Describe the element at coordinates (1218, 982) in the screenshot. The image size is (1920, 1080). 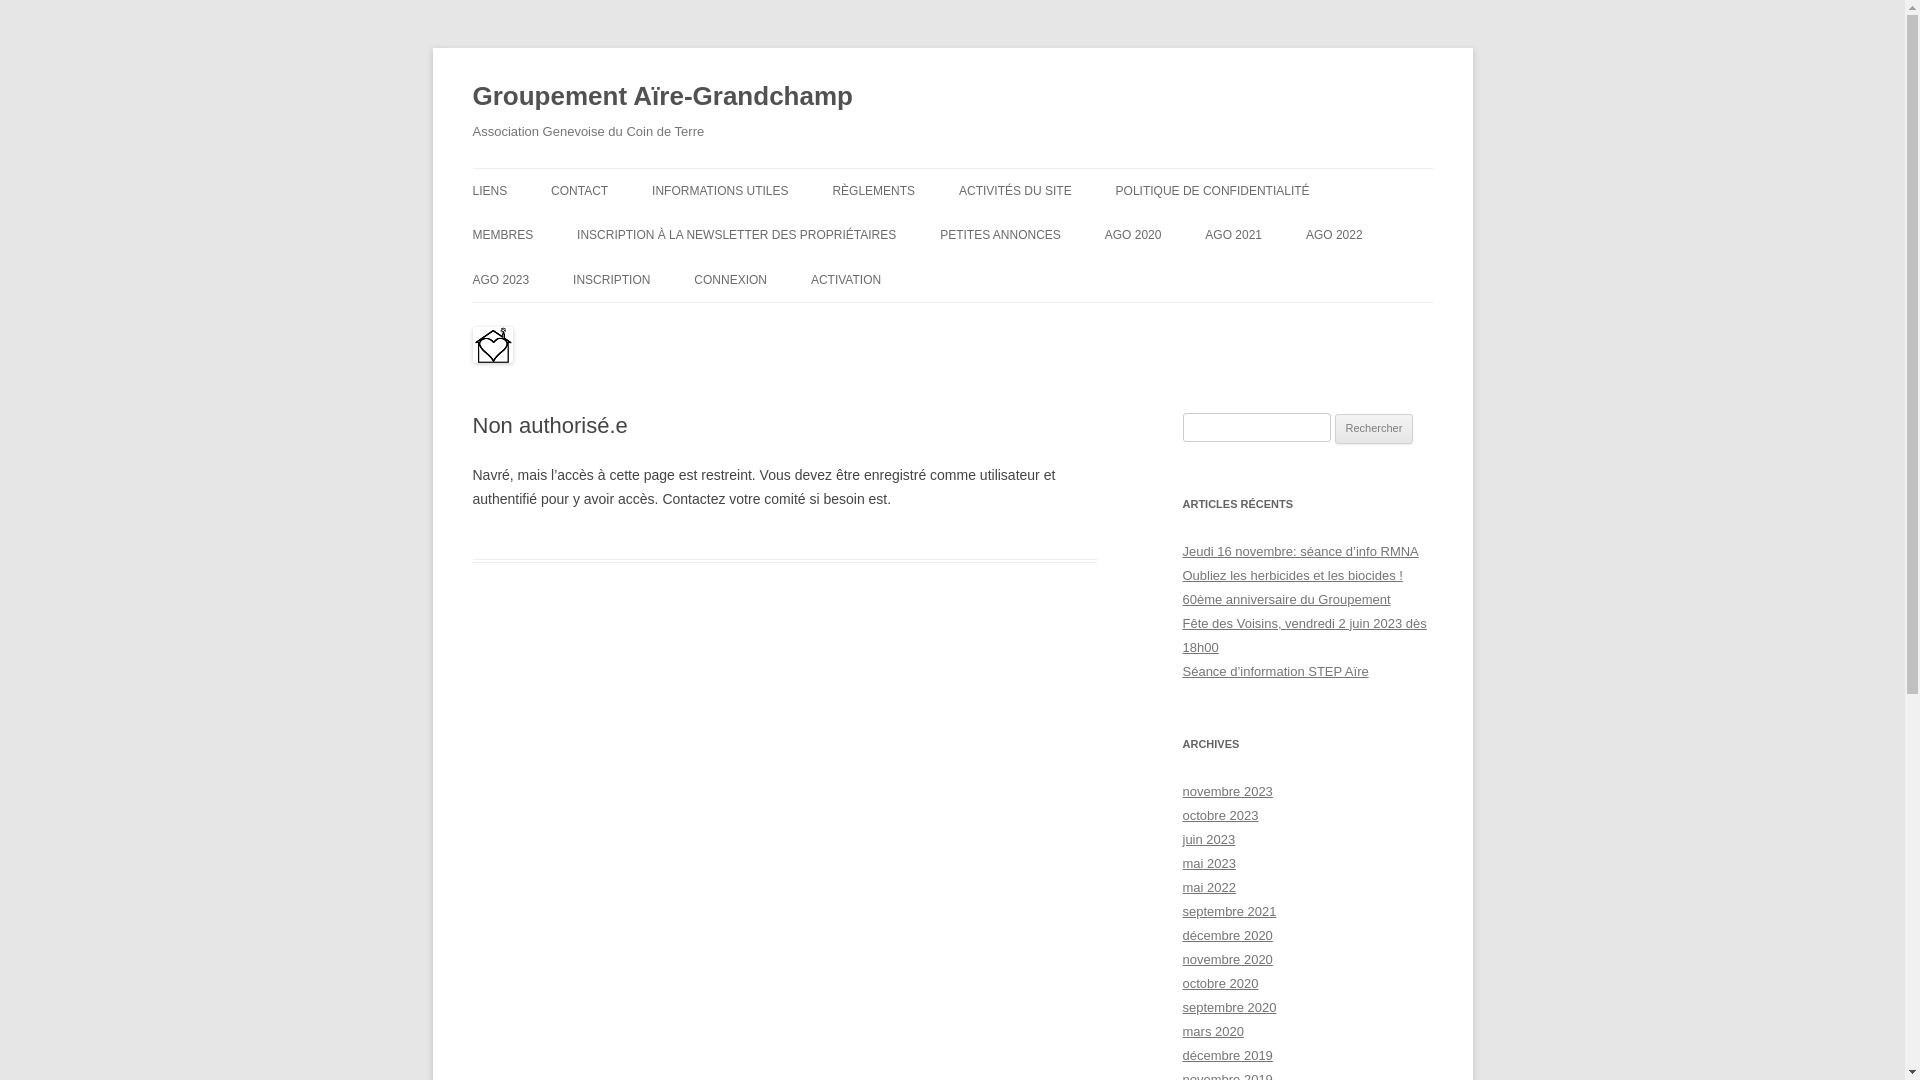
I see `'octobre 2020'` at that location.